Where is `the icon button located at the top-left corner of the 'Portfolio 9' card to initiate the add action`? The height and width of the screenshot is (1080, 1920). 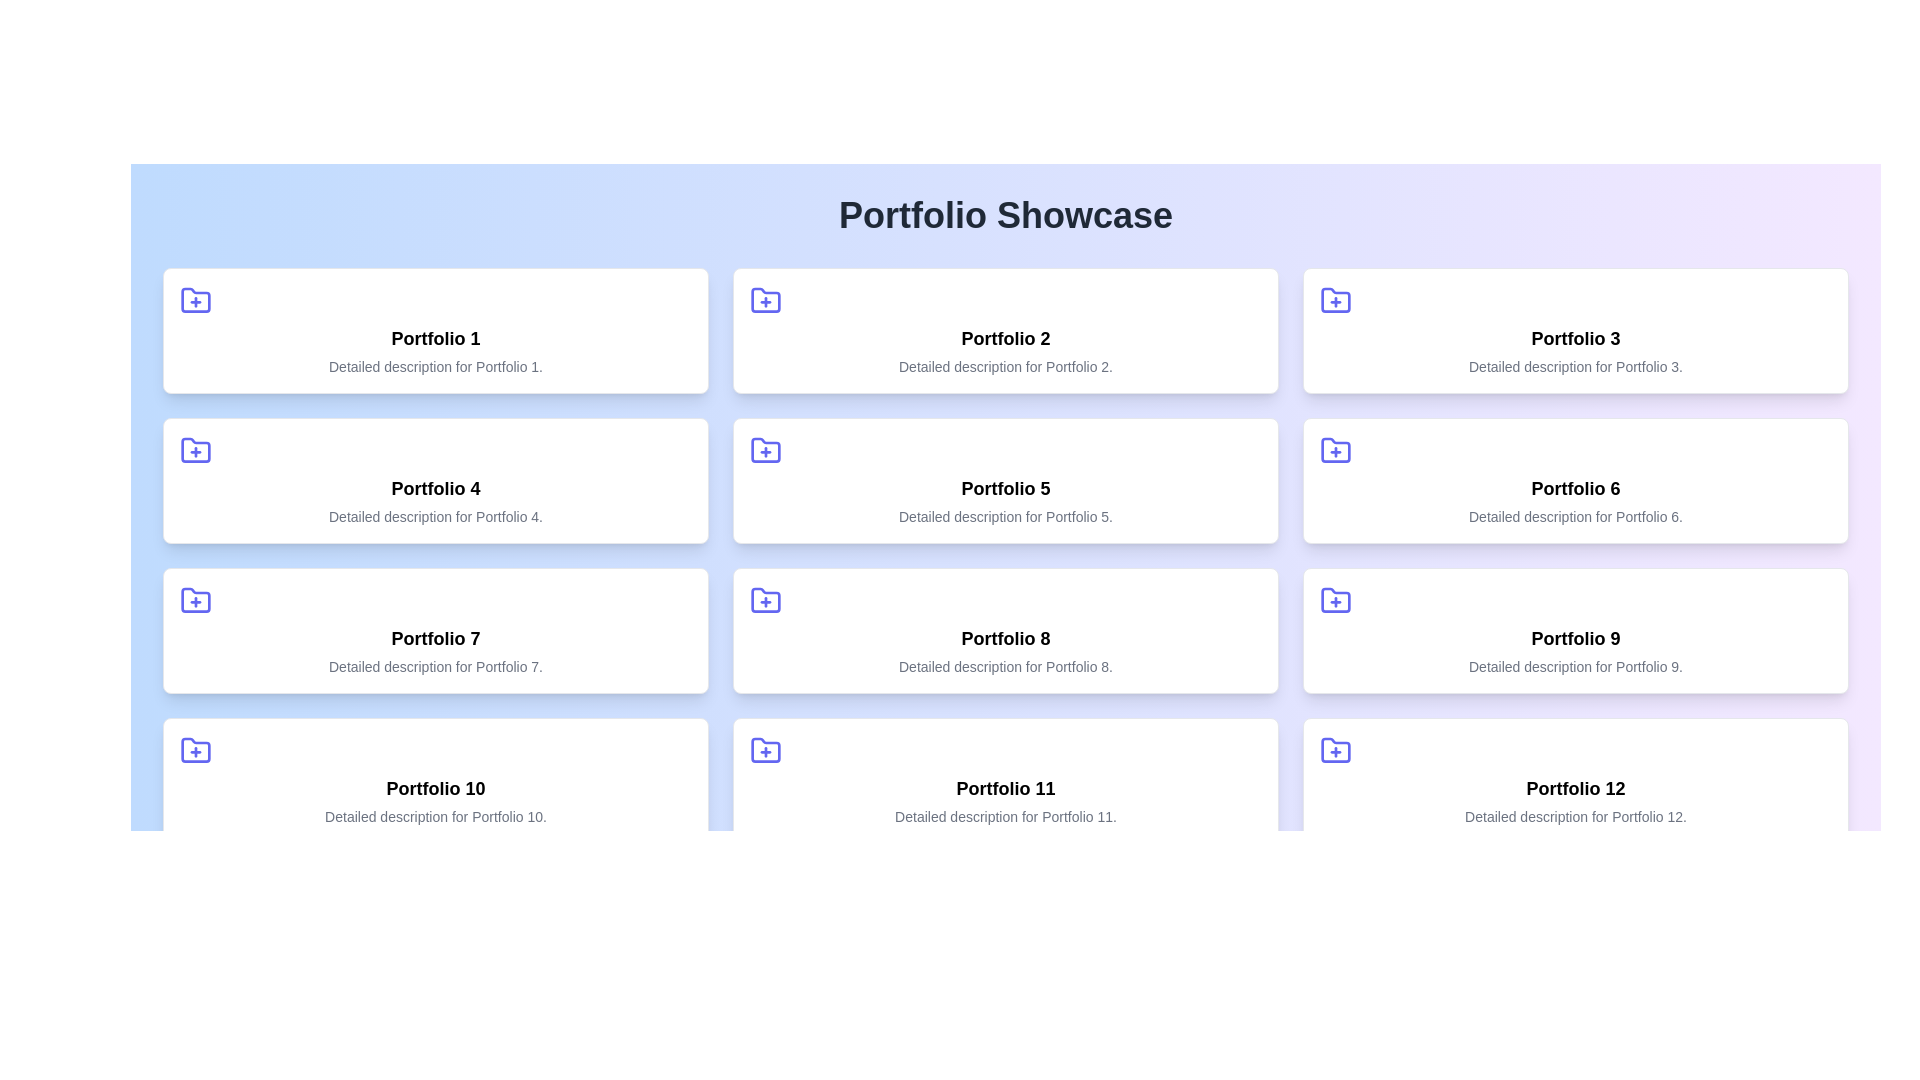 the icon button located at the top-left corner of the 'Portfolio 9' card to initiate the add action is located at coordinates (1335, 600).